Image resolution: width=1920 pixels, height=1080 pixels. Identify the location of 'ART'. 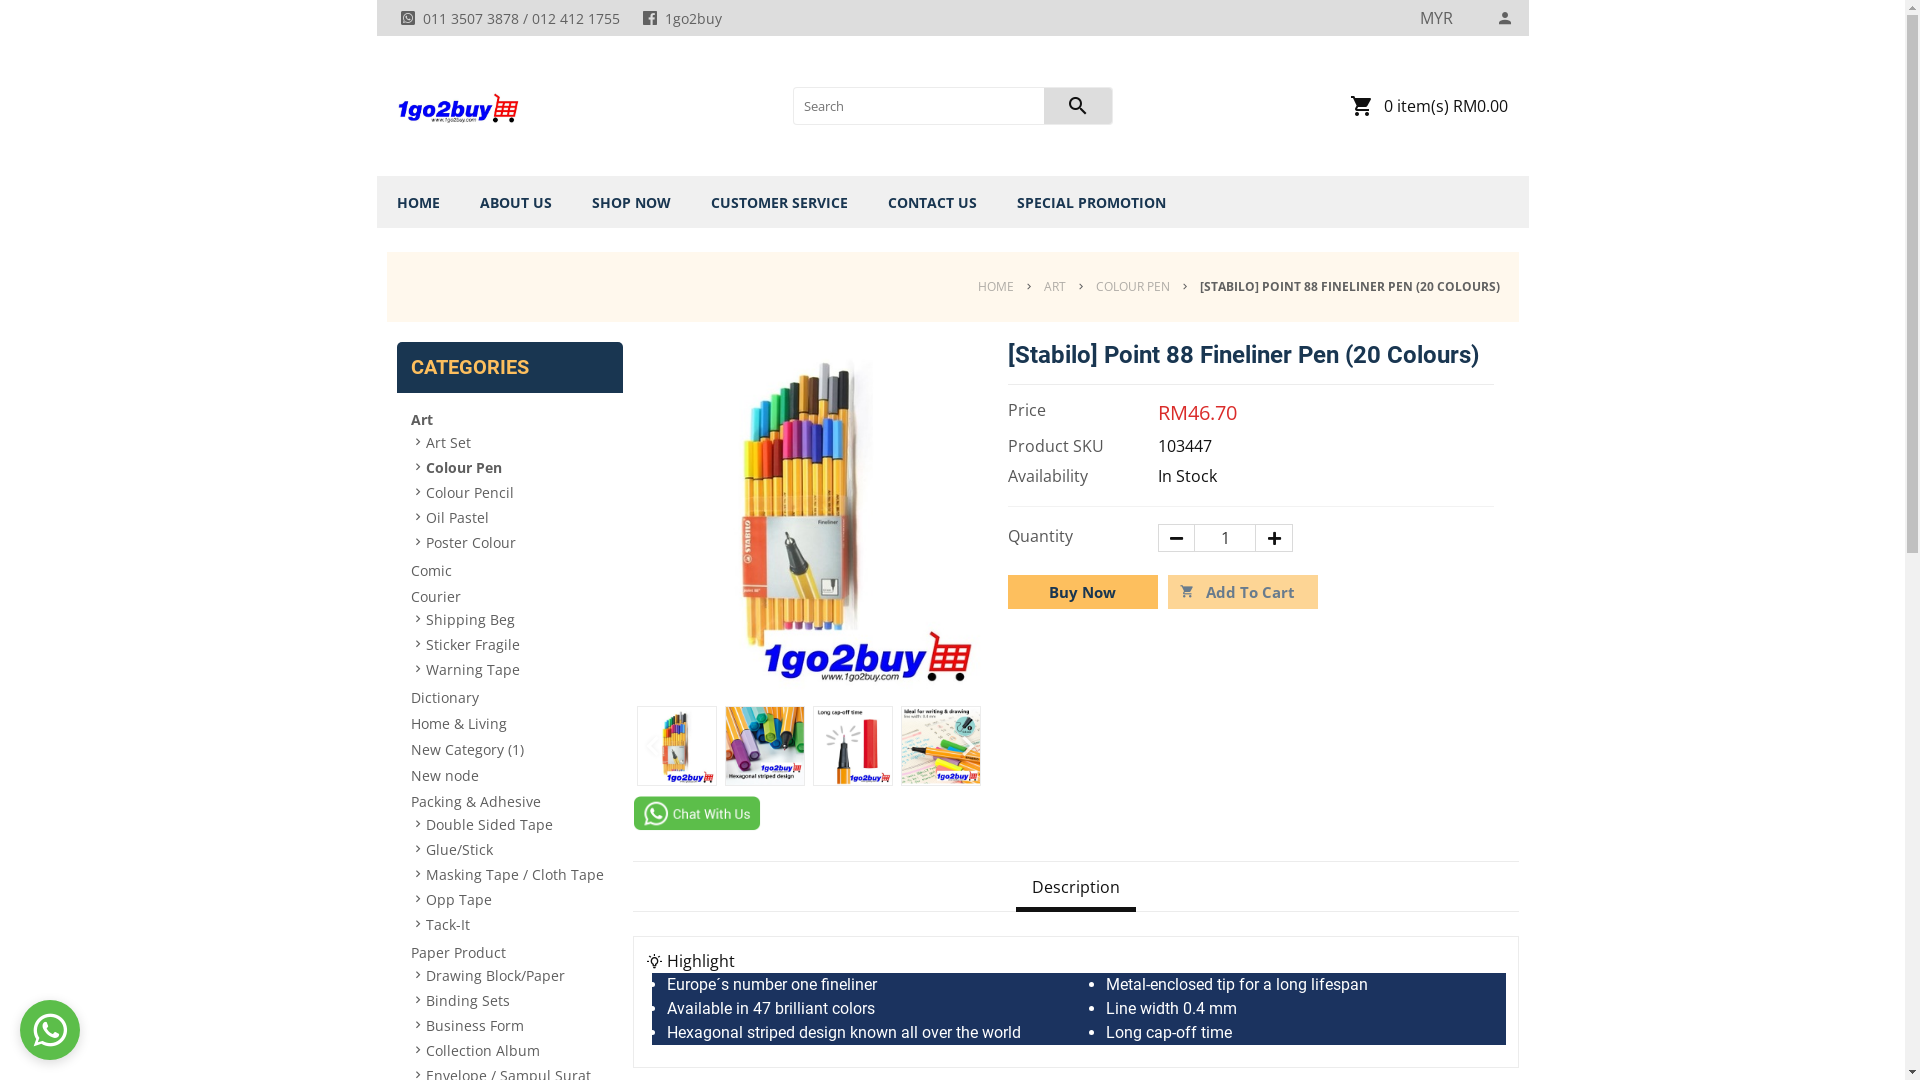
(1053, 286).